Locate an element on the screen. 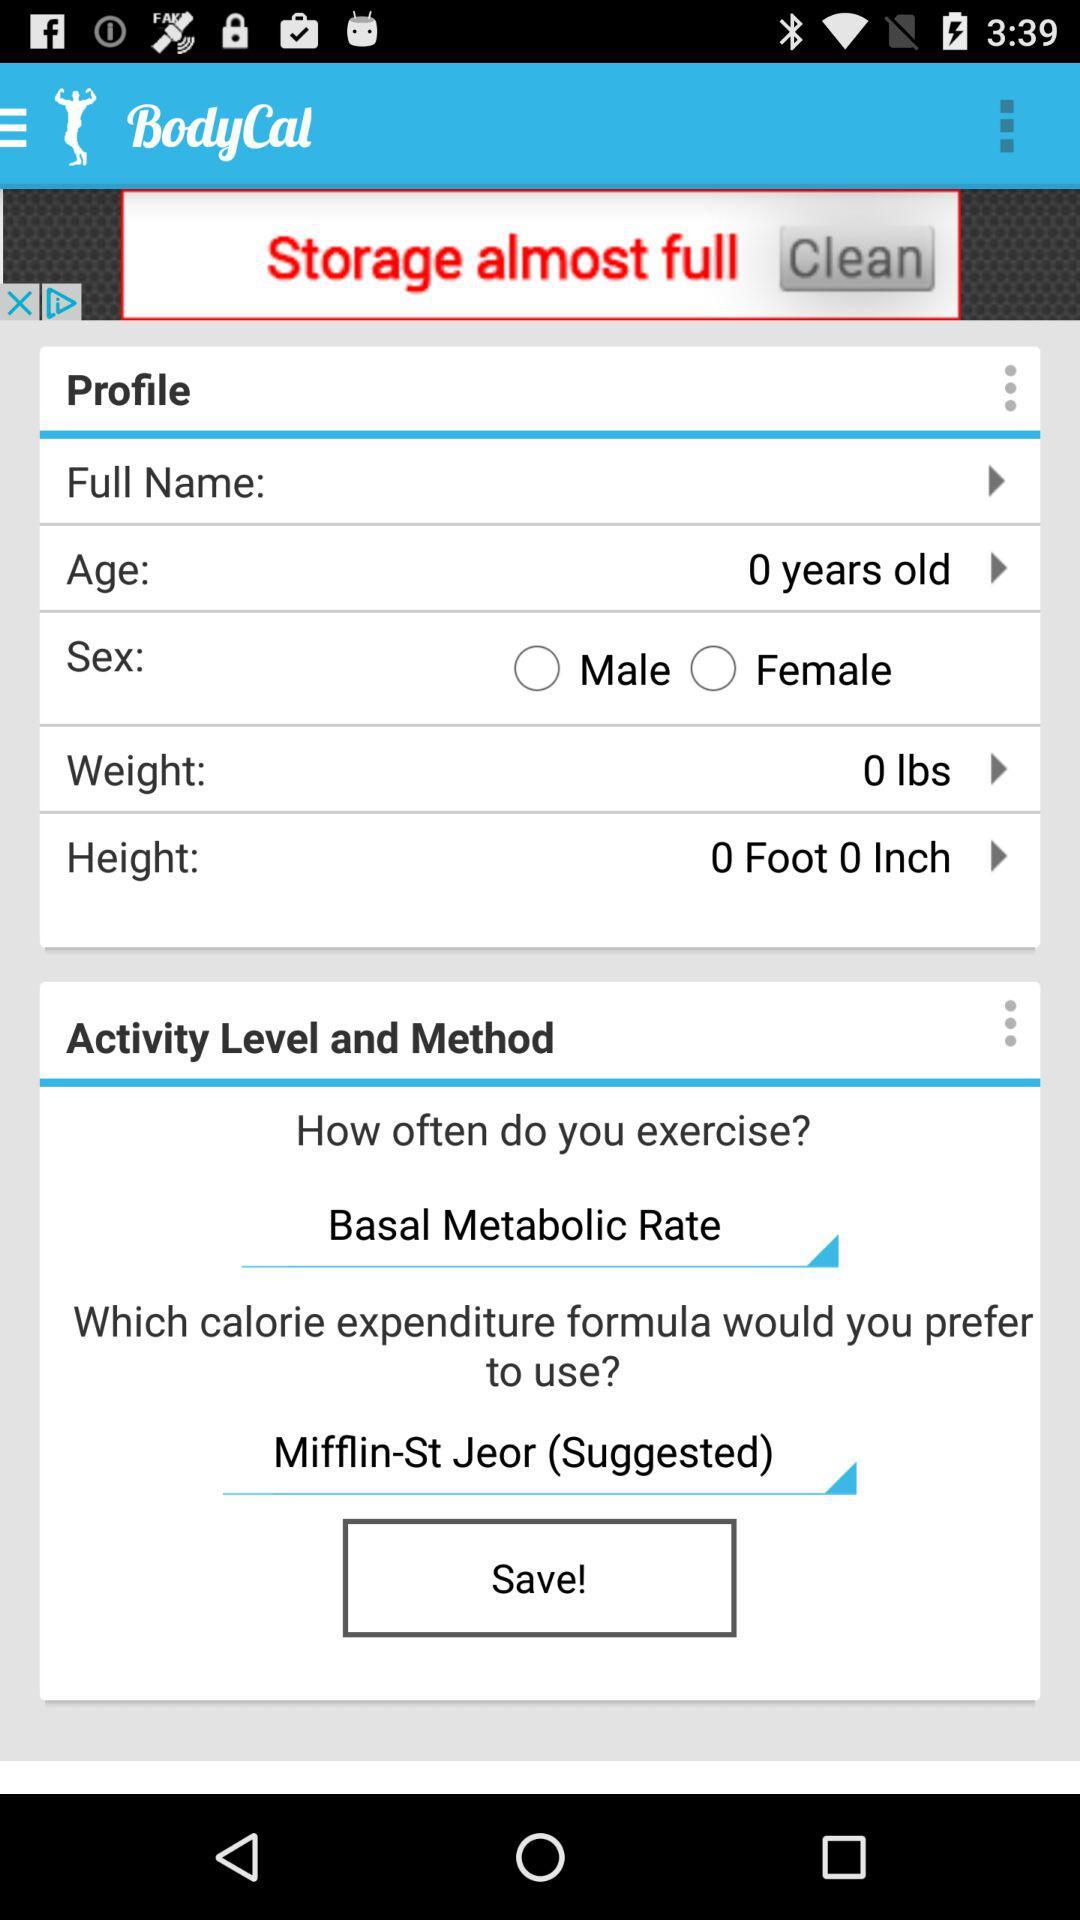 This screenshot has height=1920, width=1080. female is located at coordinates (781, 667).